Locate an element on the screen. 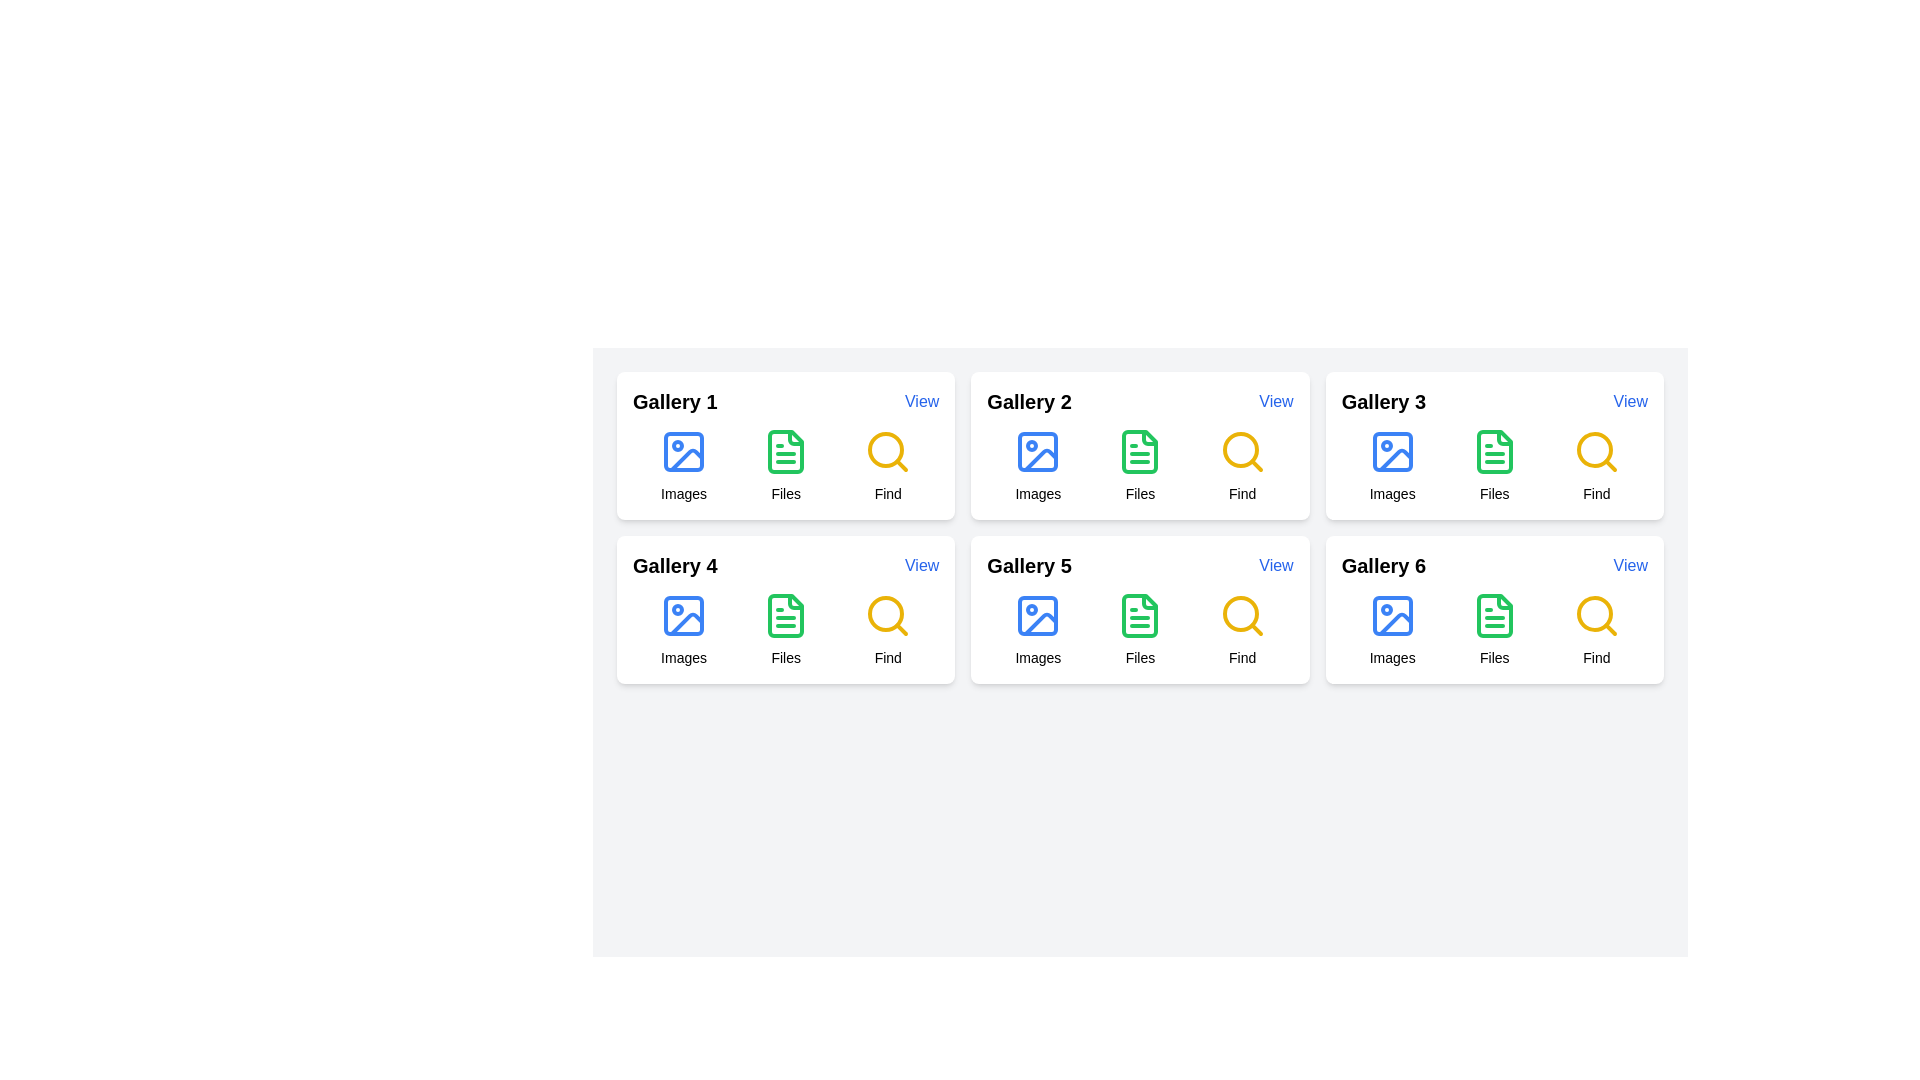 This screenshot has height=1080, width=1920. the text label displaying 'Gallery 5', which is styled in a bold font and serves as a header in the bottom-left cell of a 3x2 grid layout is located at coordinates (1029, 566).